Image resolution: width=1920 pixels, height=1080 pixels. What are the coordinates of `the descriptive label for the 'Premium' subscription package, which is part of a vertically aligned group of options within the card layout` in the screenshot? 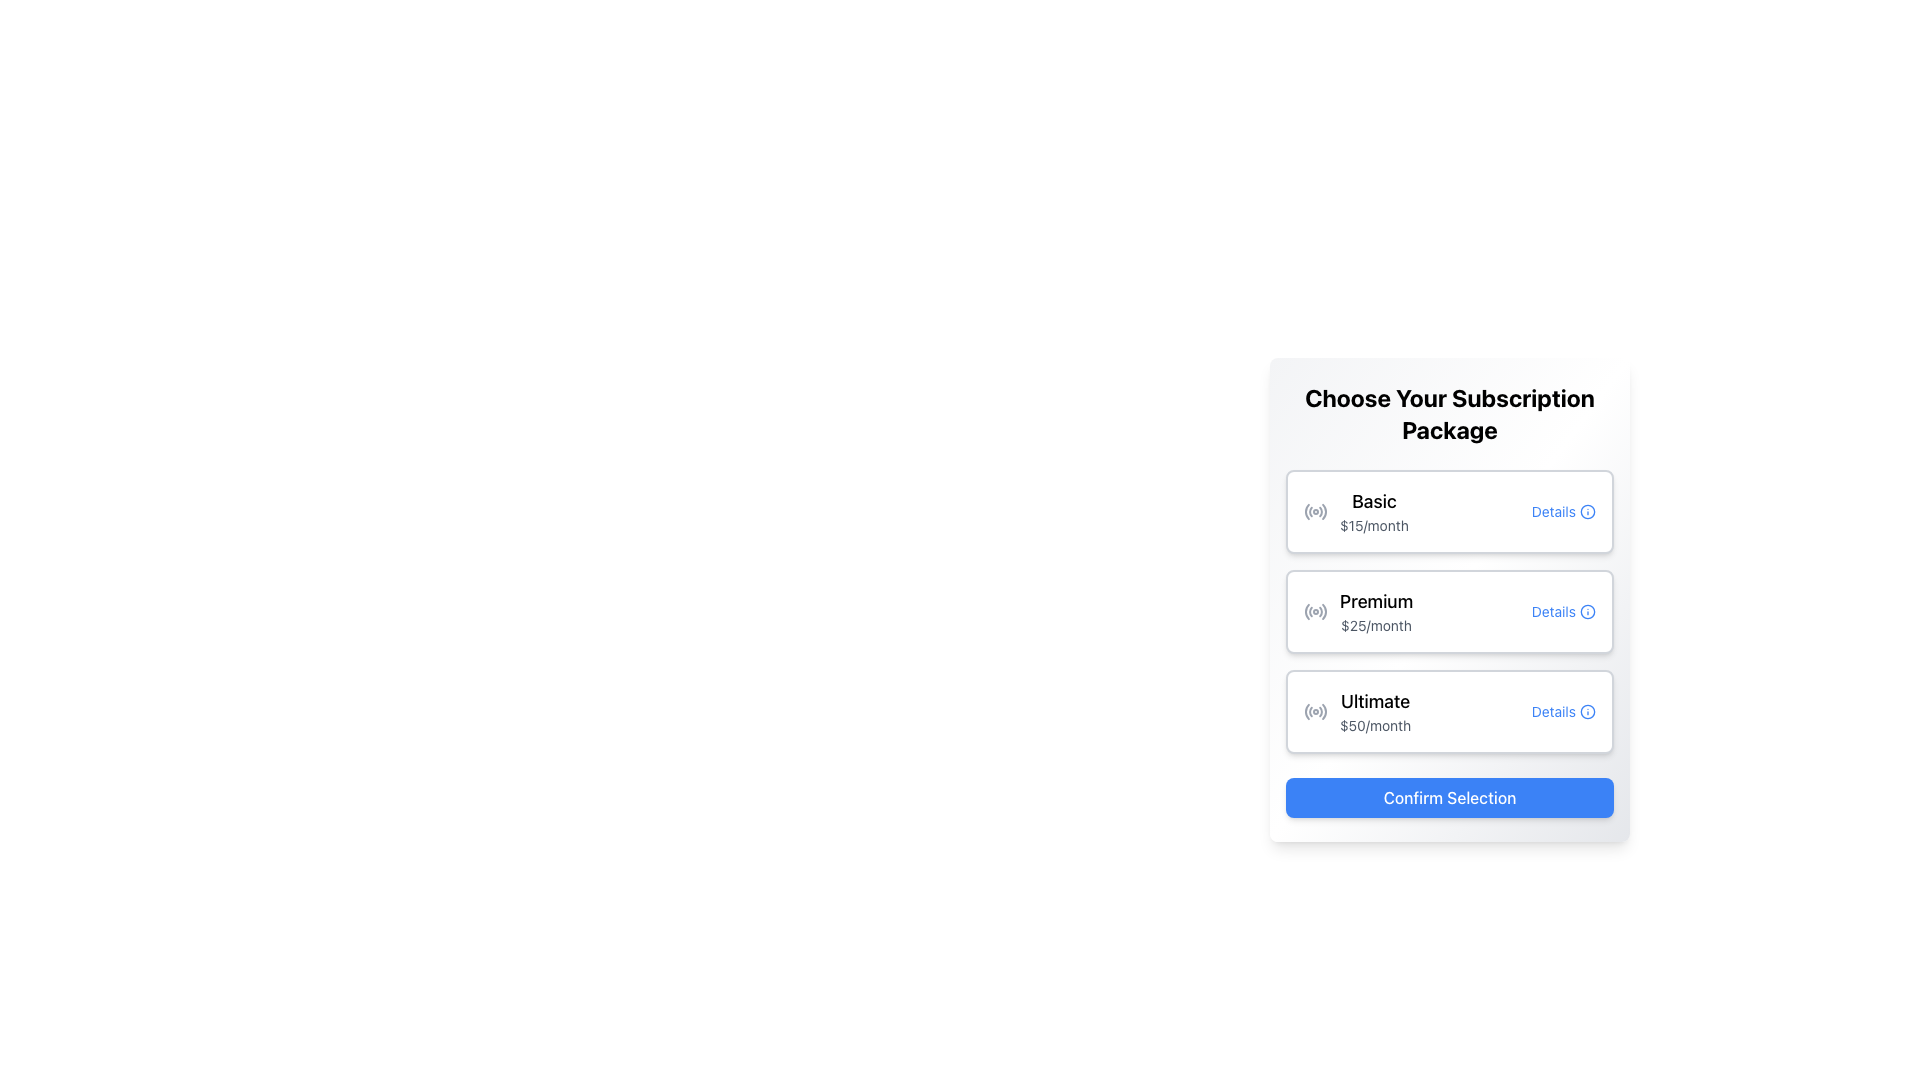 It's located at (1358, 611).